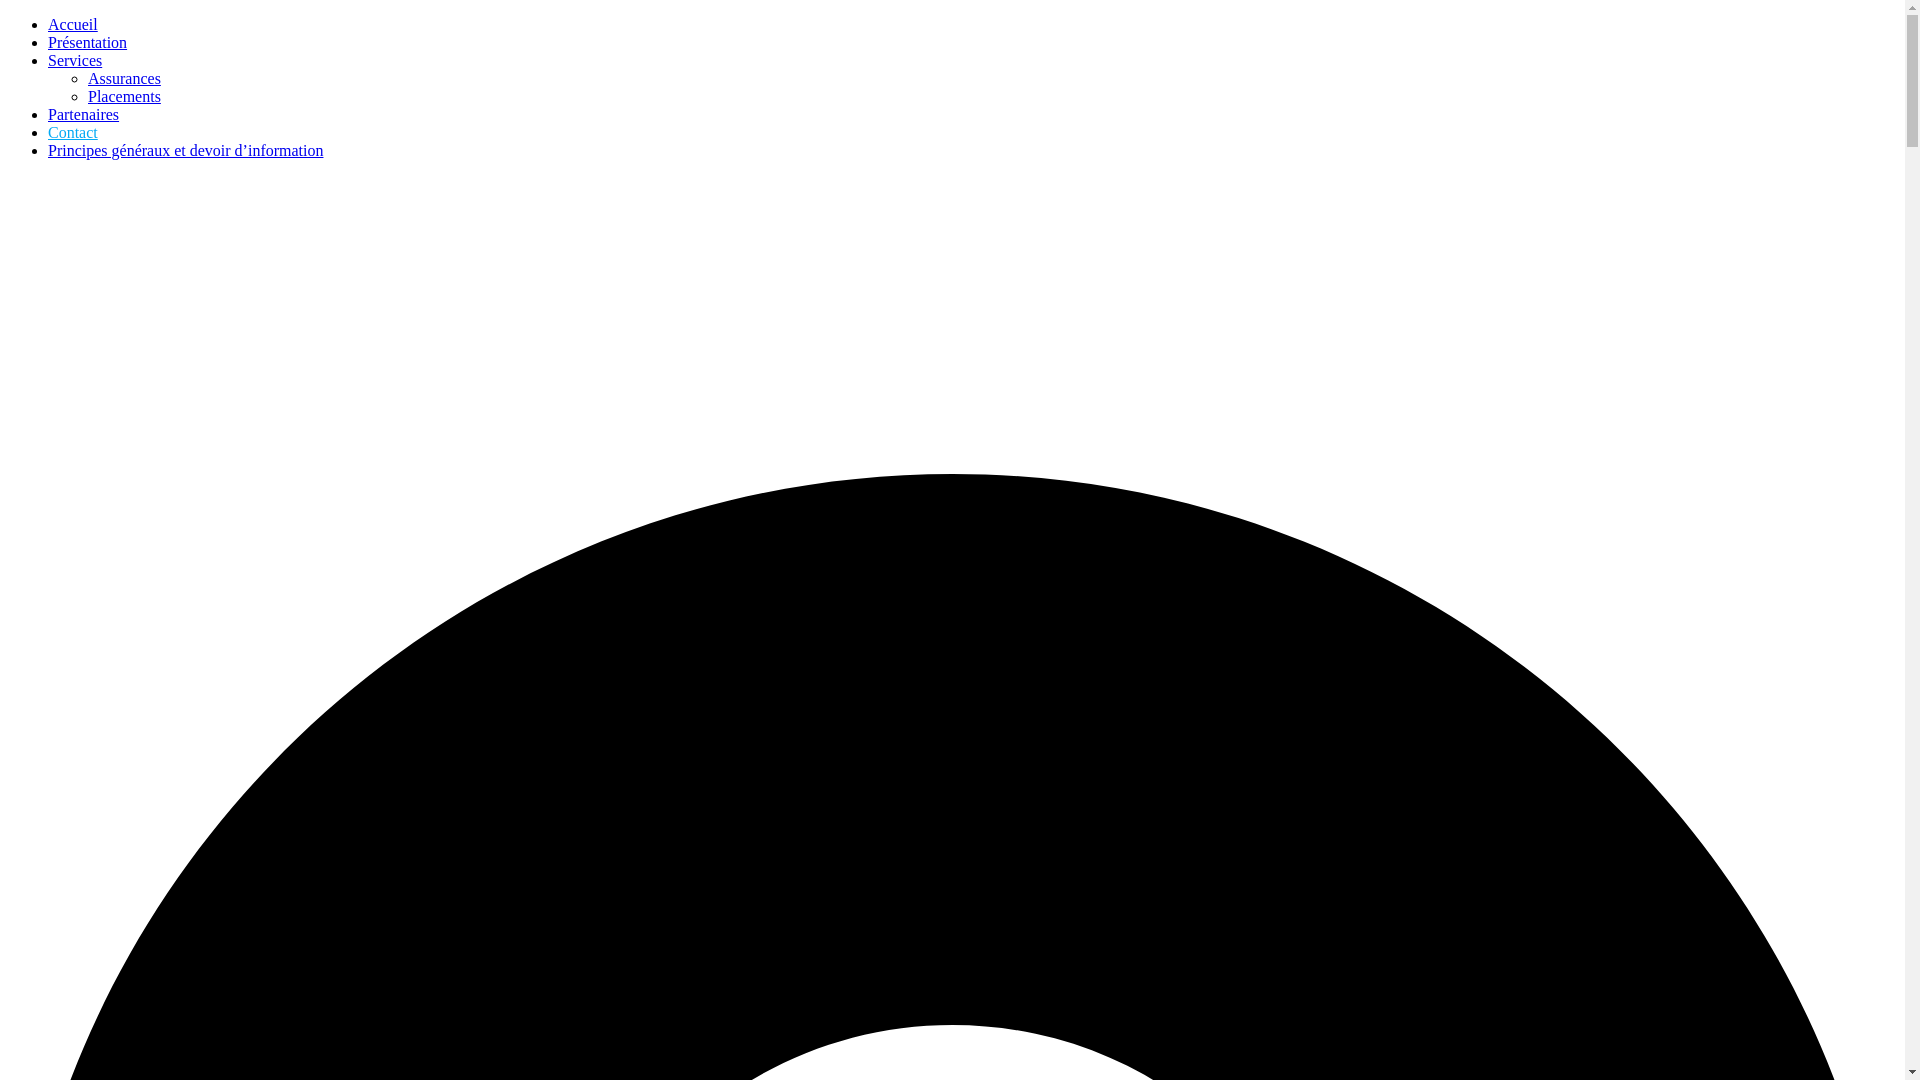 The image size is (1920, 1080). Describe the element at coordinates (123, 96) in the screenshot. I see `'Placements'` at that location.